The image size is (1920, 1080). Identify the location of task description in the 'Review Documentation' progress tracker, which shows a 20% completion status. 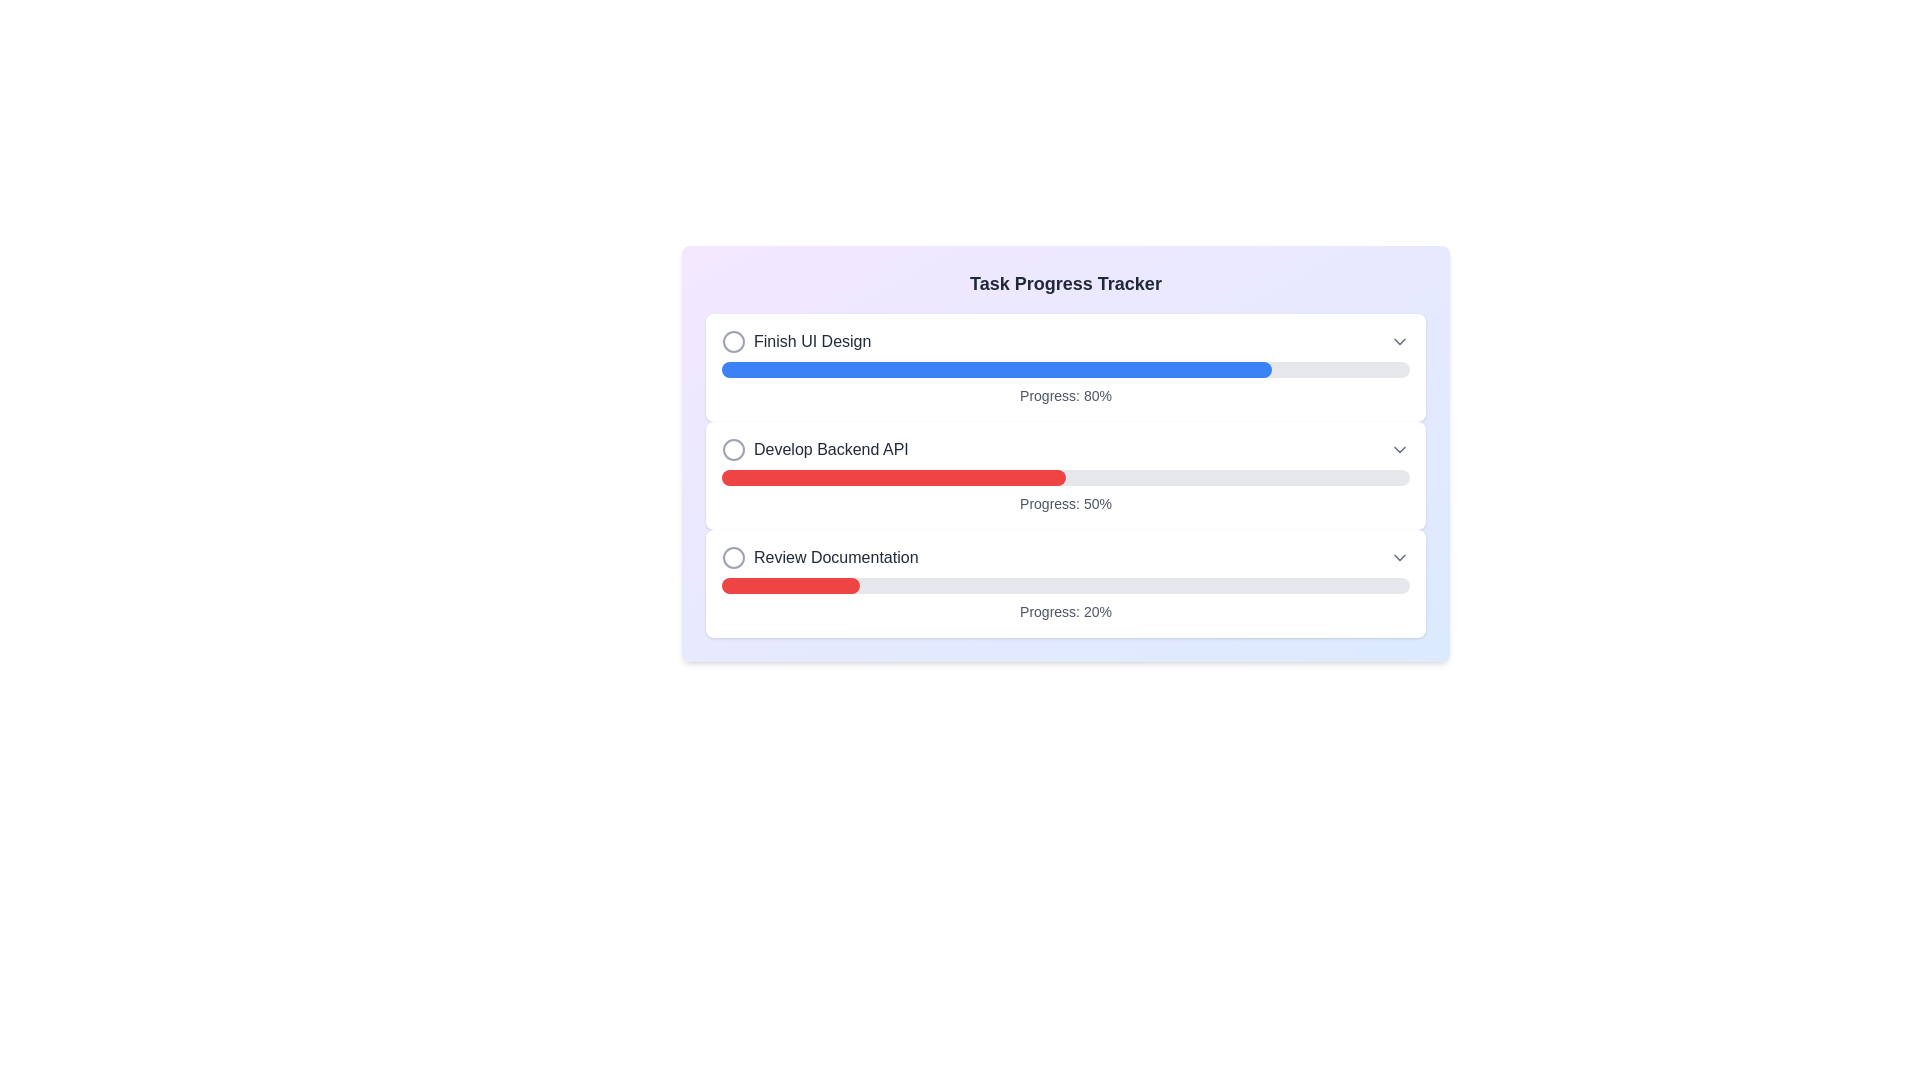
(1064, 583).